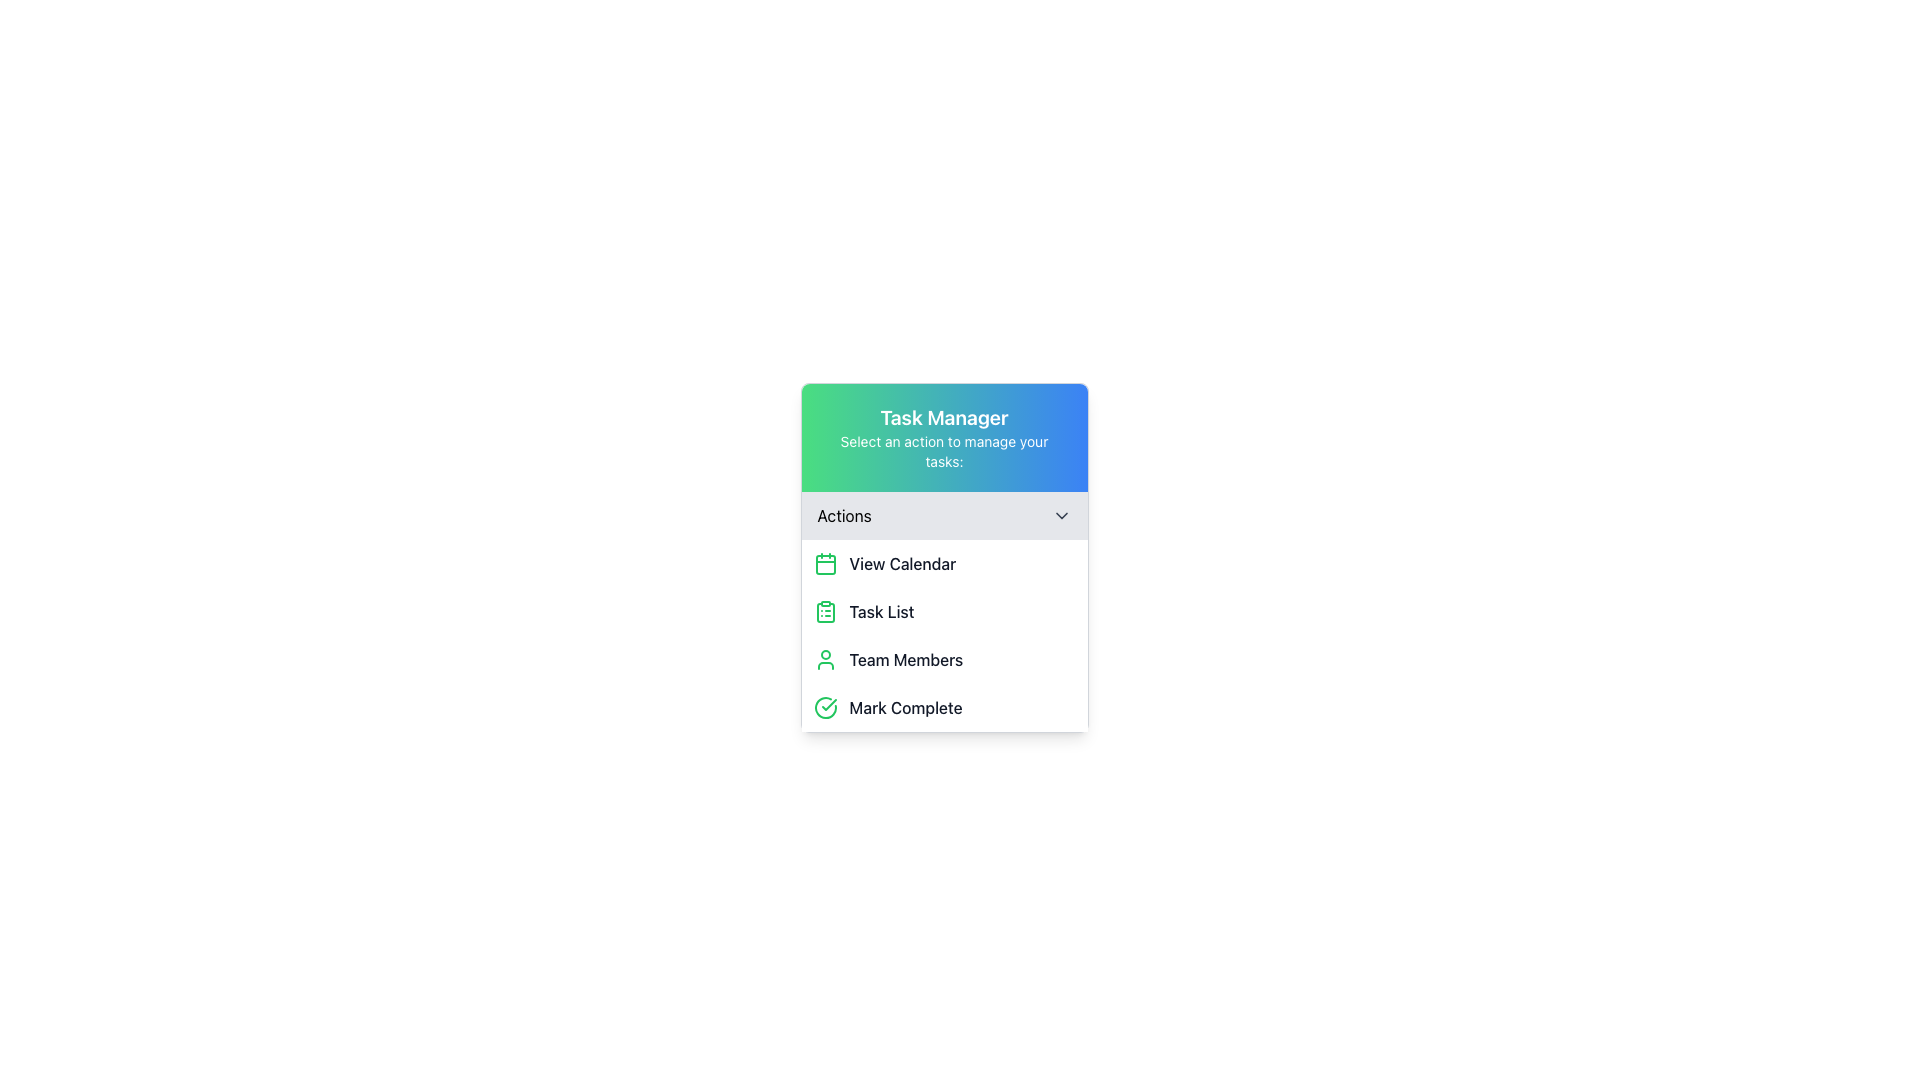 The height and width of the screenshot is (1080, 1920). Describe the element at coordinates (825, 659) in the screenshot. I see `the user profile icon with a green outline located in the 'Team Members' section, adjacent to the label 'Team Members'` at that location.